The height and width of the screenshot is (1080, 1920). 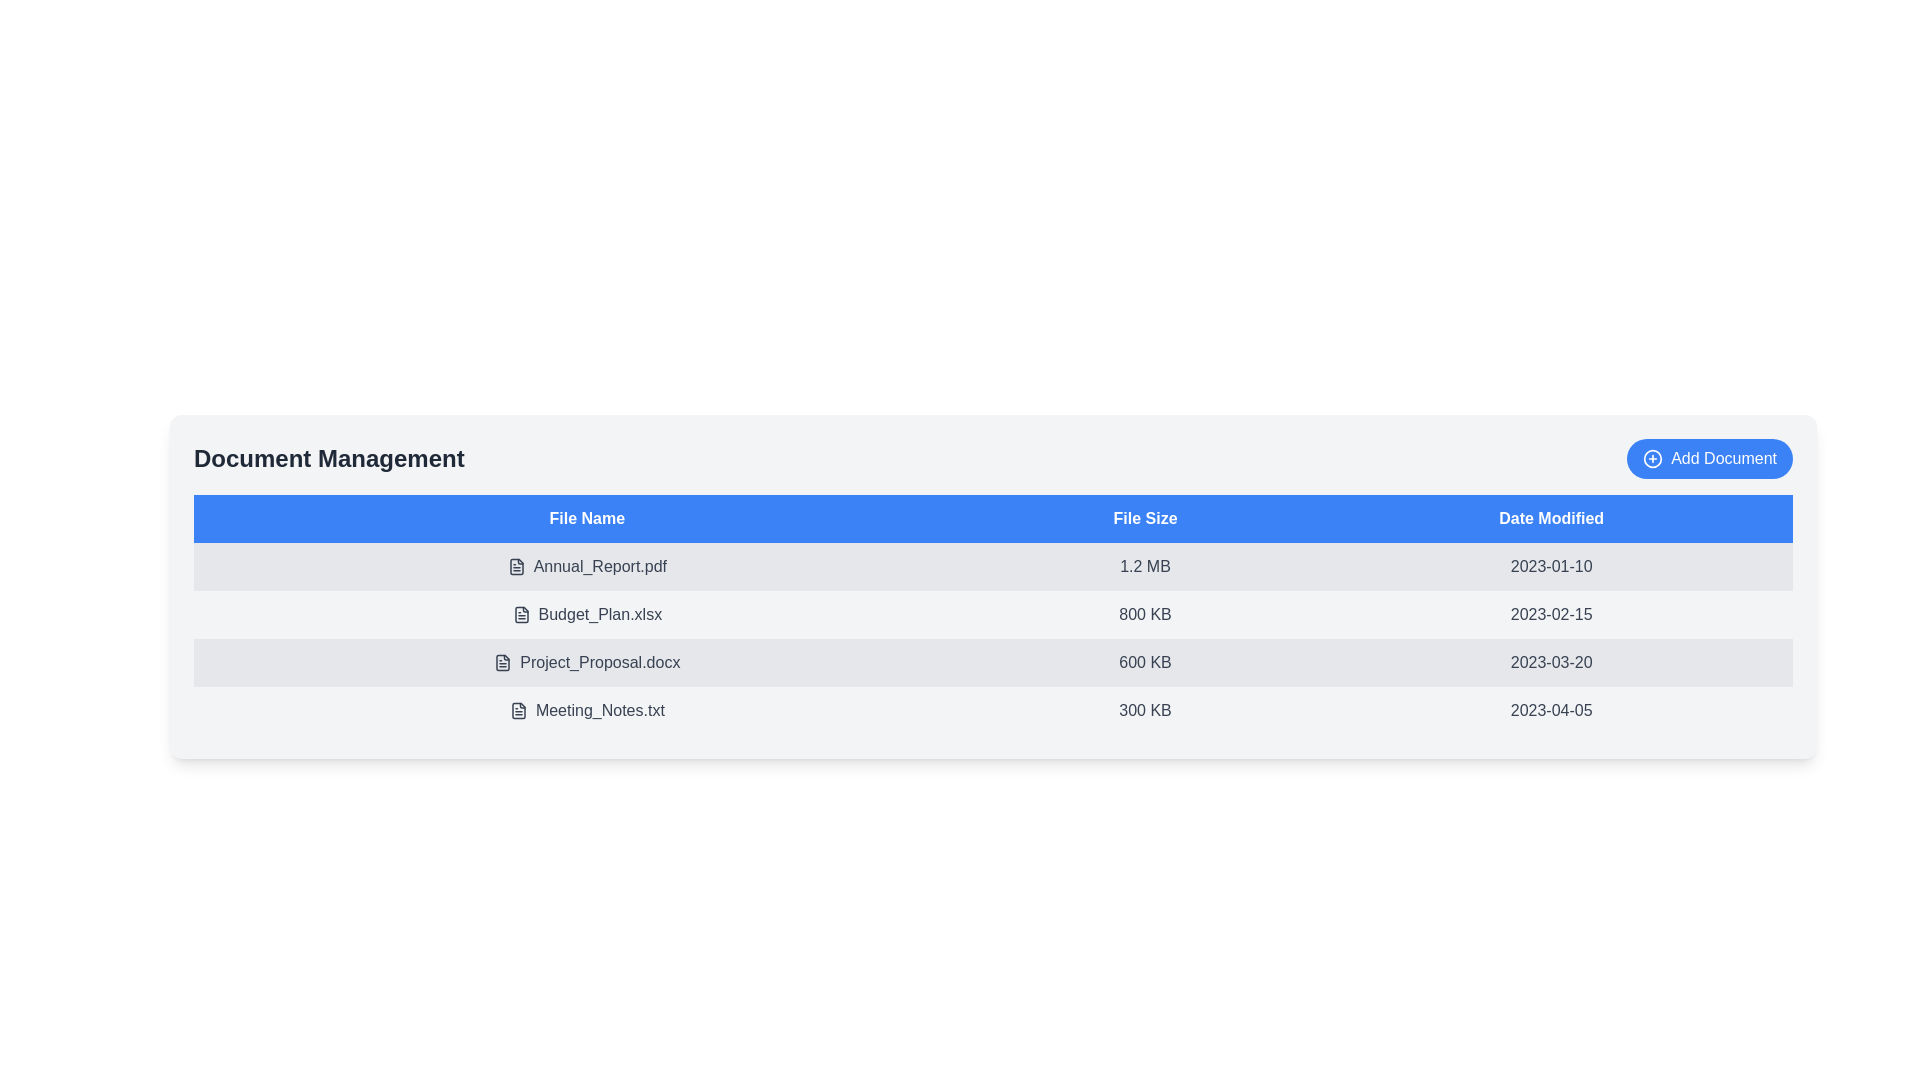 What do you see at coordinates (585, 518) in the screenshot?
I see `the table header File Name to sort the document list by that column` at bounding box center [585, 518].